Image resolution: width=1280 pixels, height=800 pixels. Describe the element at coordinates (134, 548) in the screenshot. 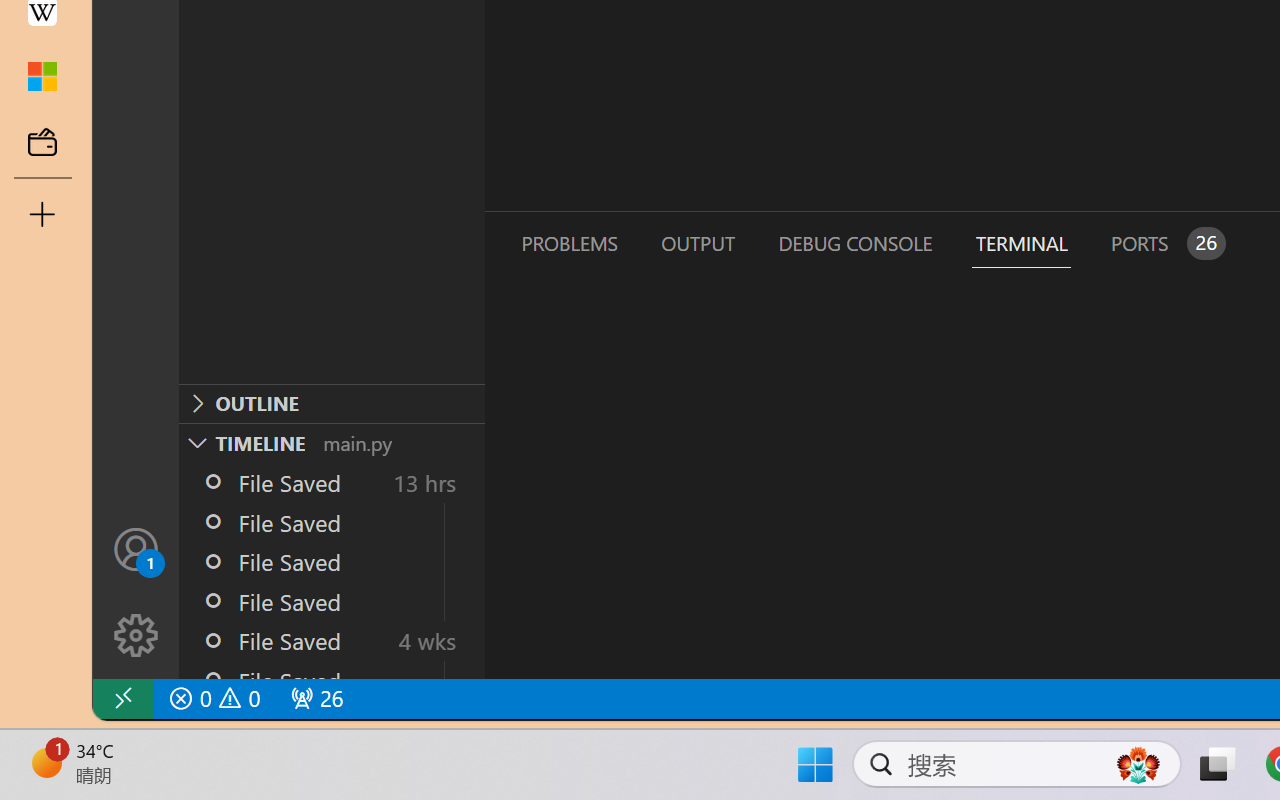

I see `'Accounts - Sign in requested'` at that location.